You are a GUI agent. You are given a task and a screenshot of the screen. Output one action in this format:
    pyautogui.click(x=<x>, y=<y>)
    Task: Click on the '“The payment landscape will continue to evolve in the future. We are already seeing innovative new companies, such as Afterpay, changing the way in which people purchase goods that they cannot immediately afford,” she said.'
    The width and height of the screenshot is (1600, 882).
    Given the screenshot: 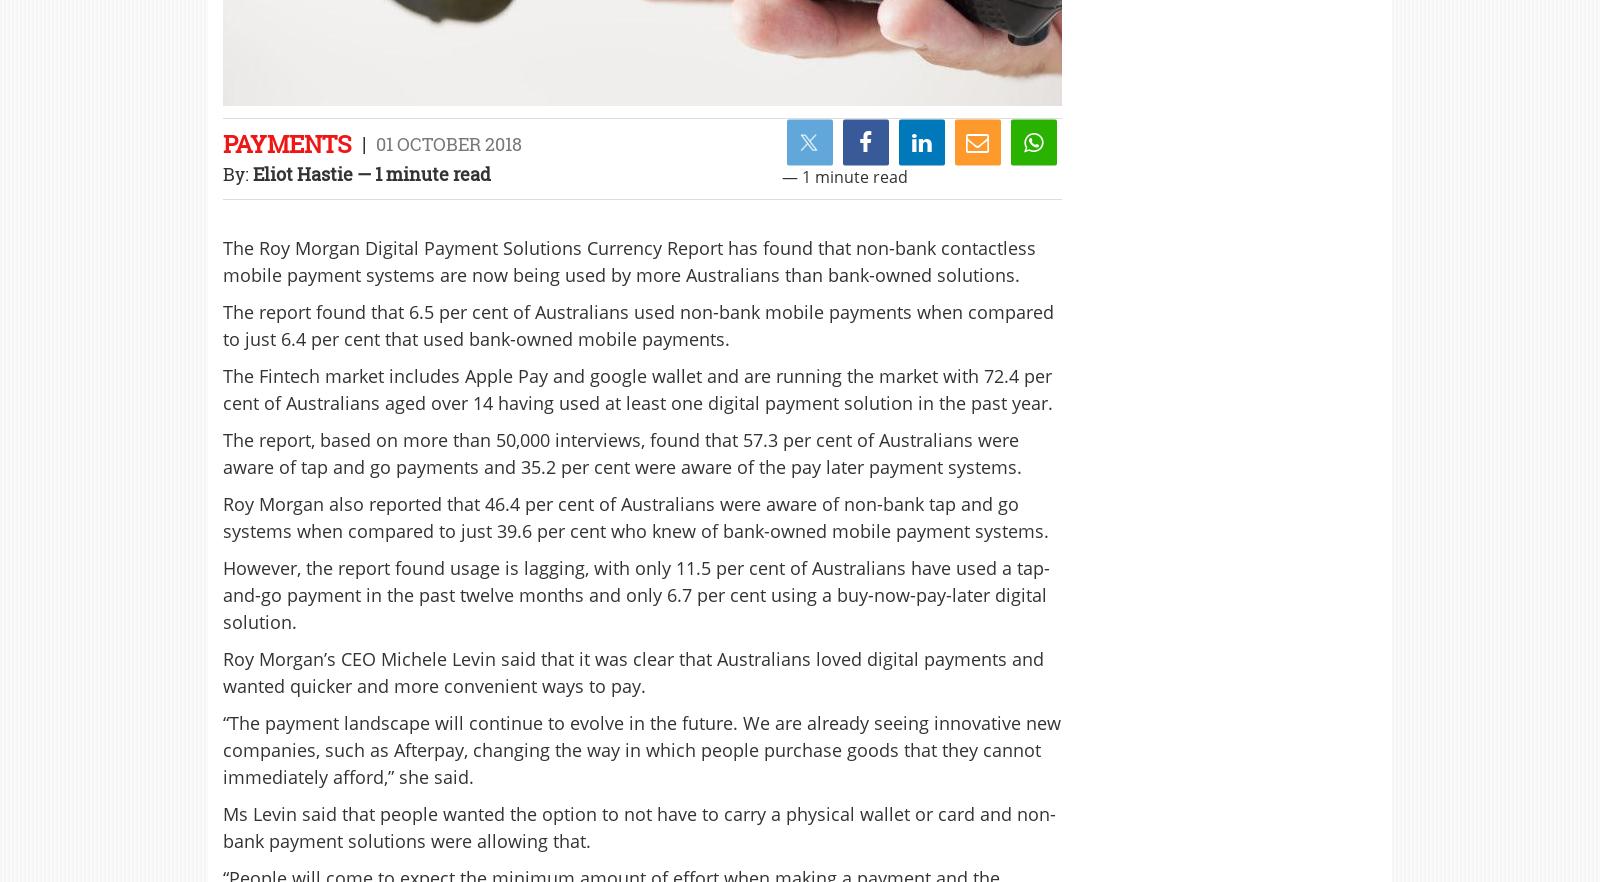 What is the action you would take?
    pyautogui.click(x=641, y=748)
    